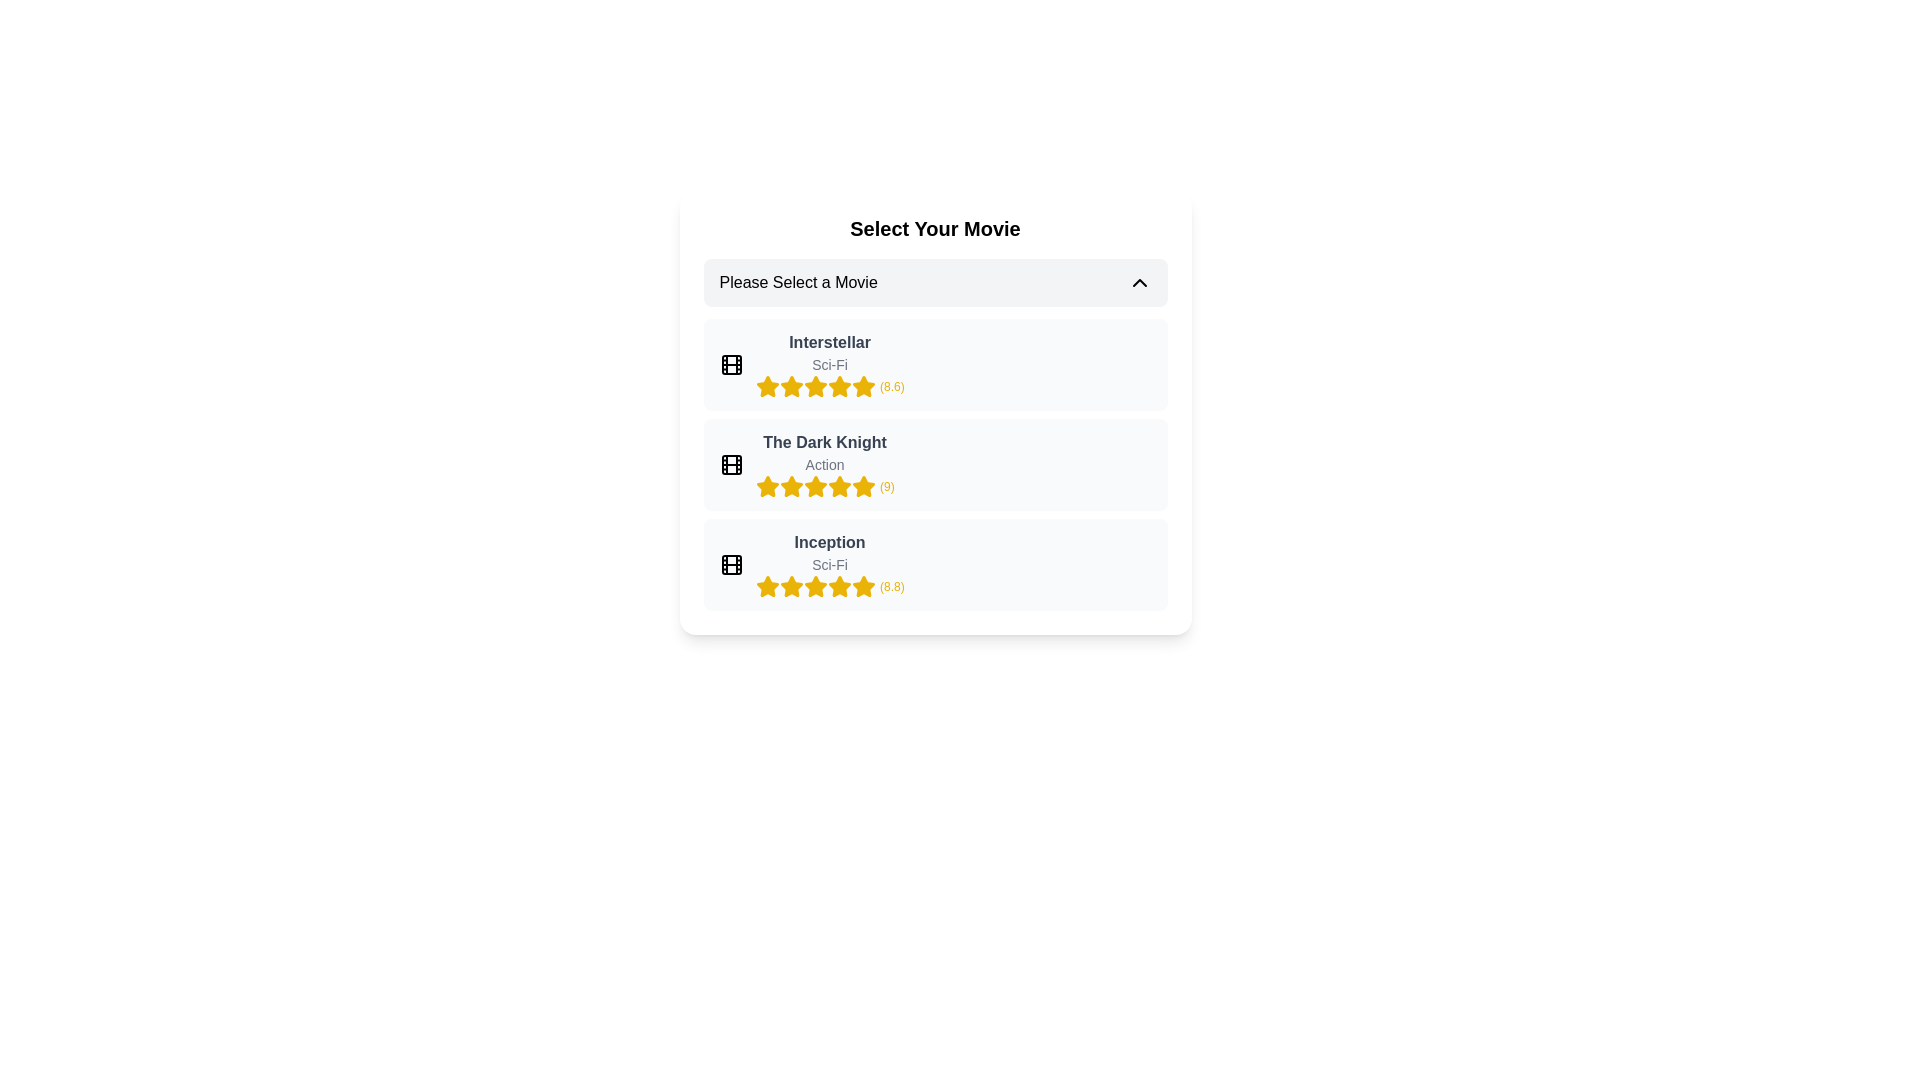 This screenshot has height=1080, width=1920. Describe the element at coordinates (730, 564) in the screenshot. I see `the movie icon representing 'Inception' located on the left side of the movie title and description in the selection list` at that location.